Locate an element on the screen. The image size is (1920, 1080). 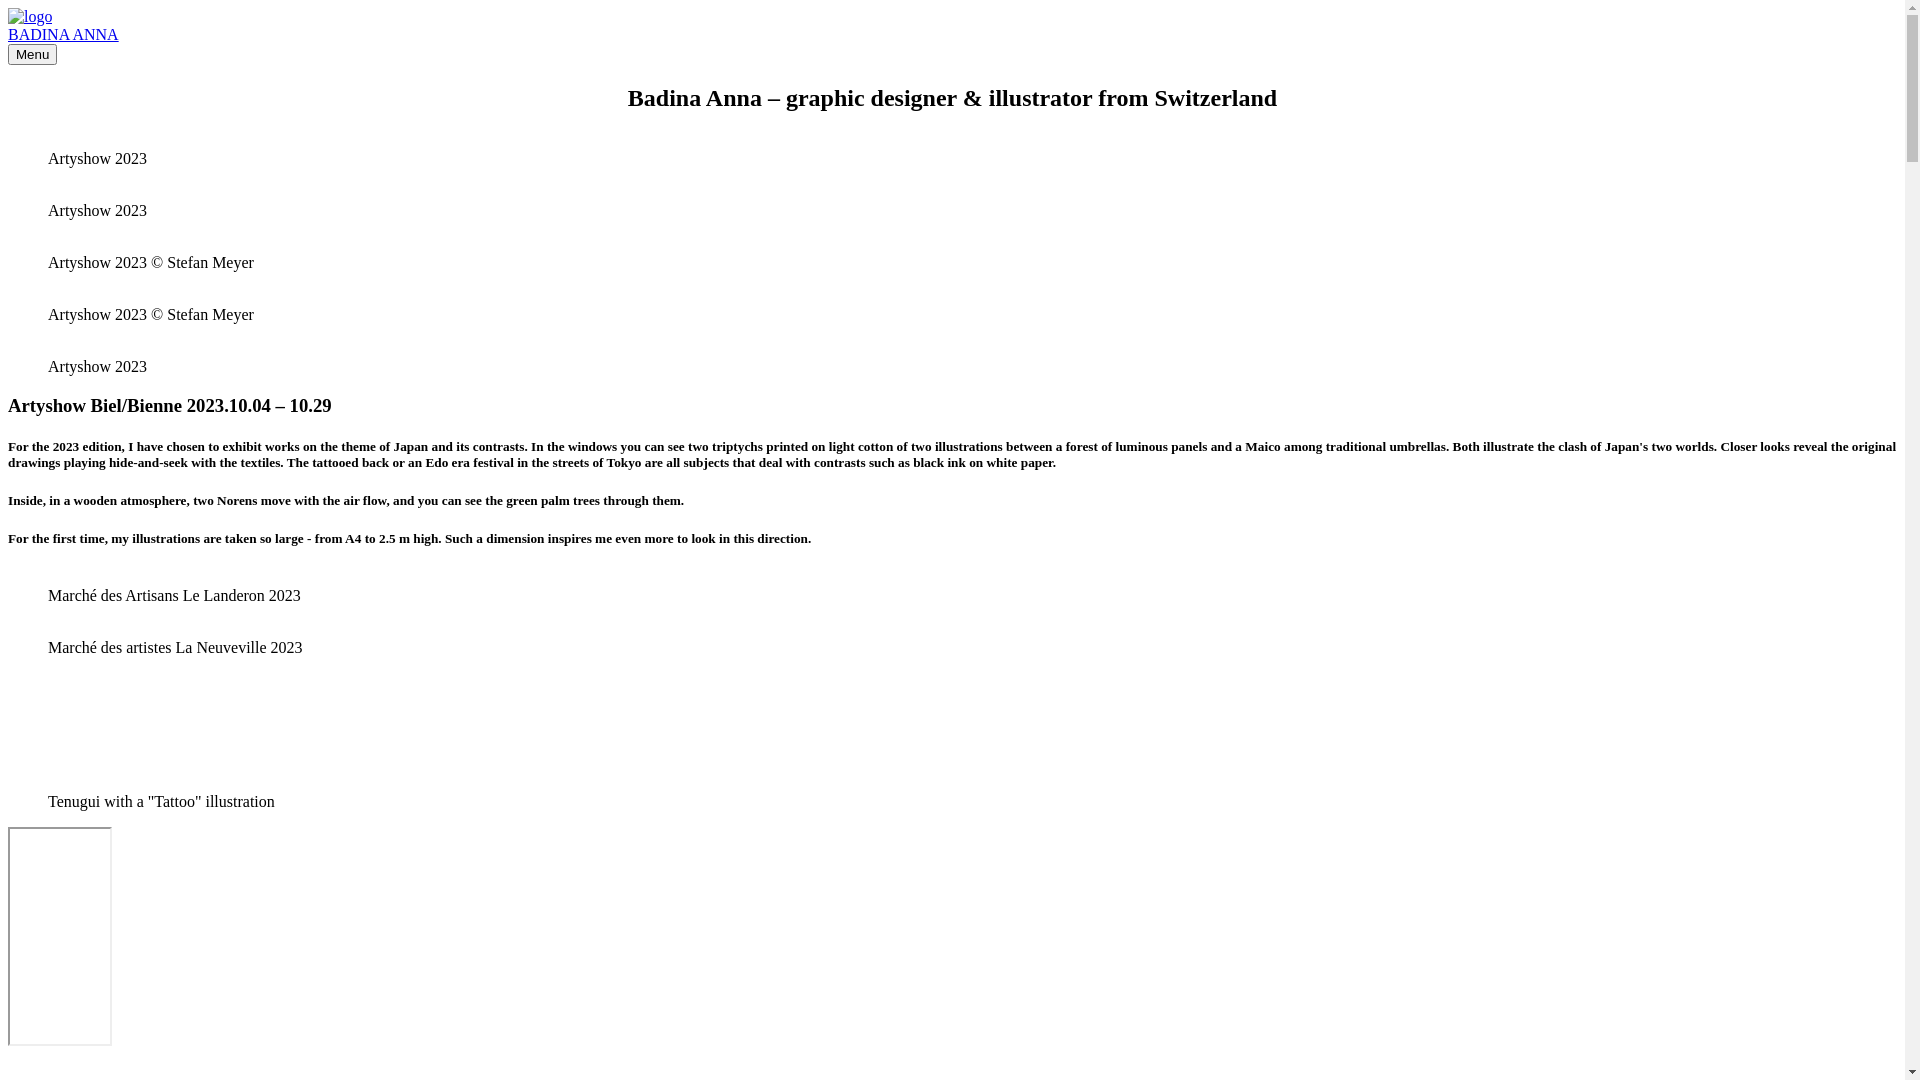
'BADINA ANNA' is located at coordinates (63, 34).